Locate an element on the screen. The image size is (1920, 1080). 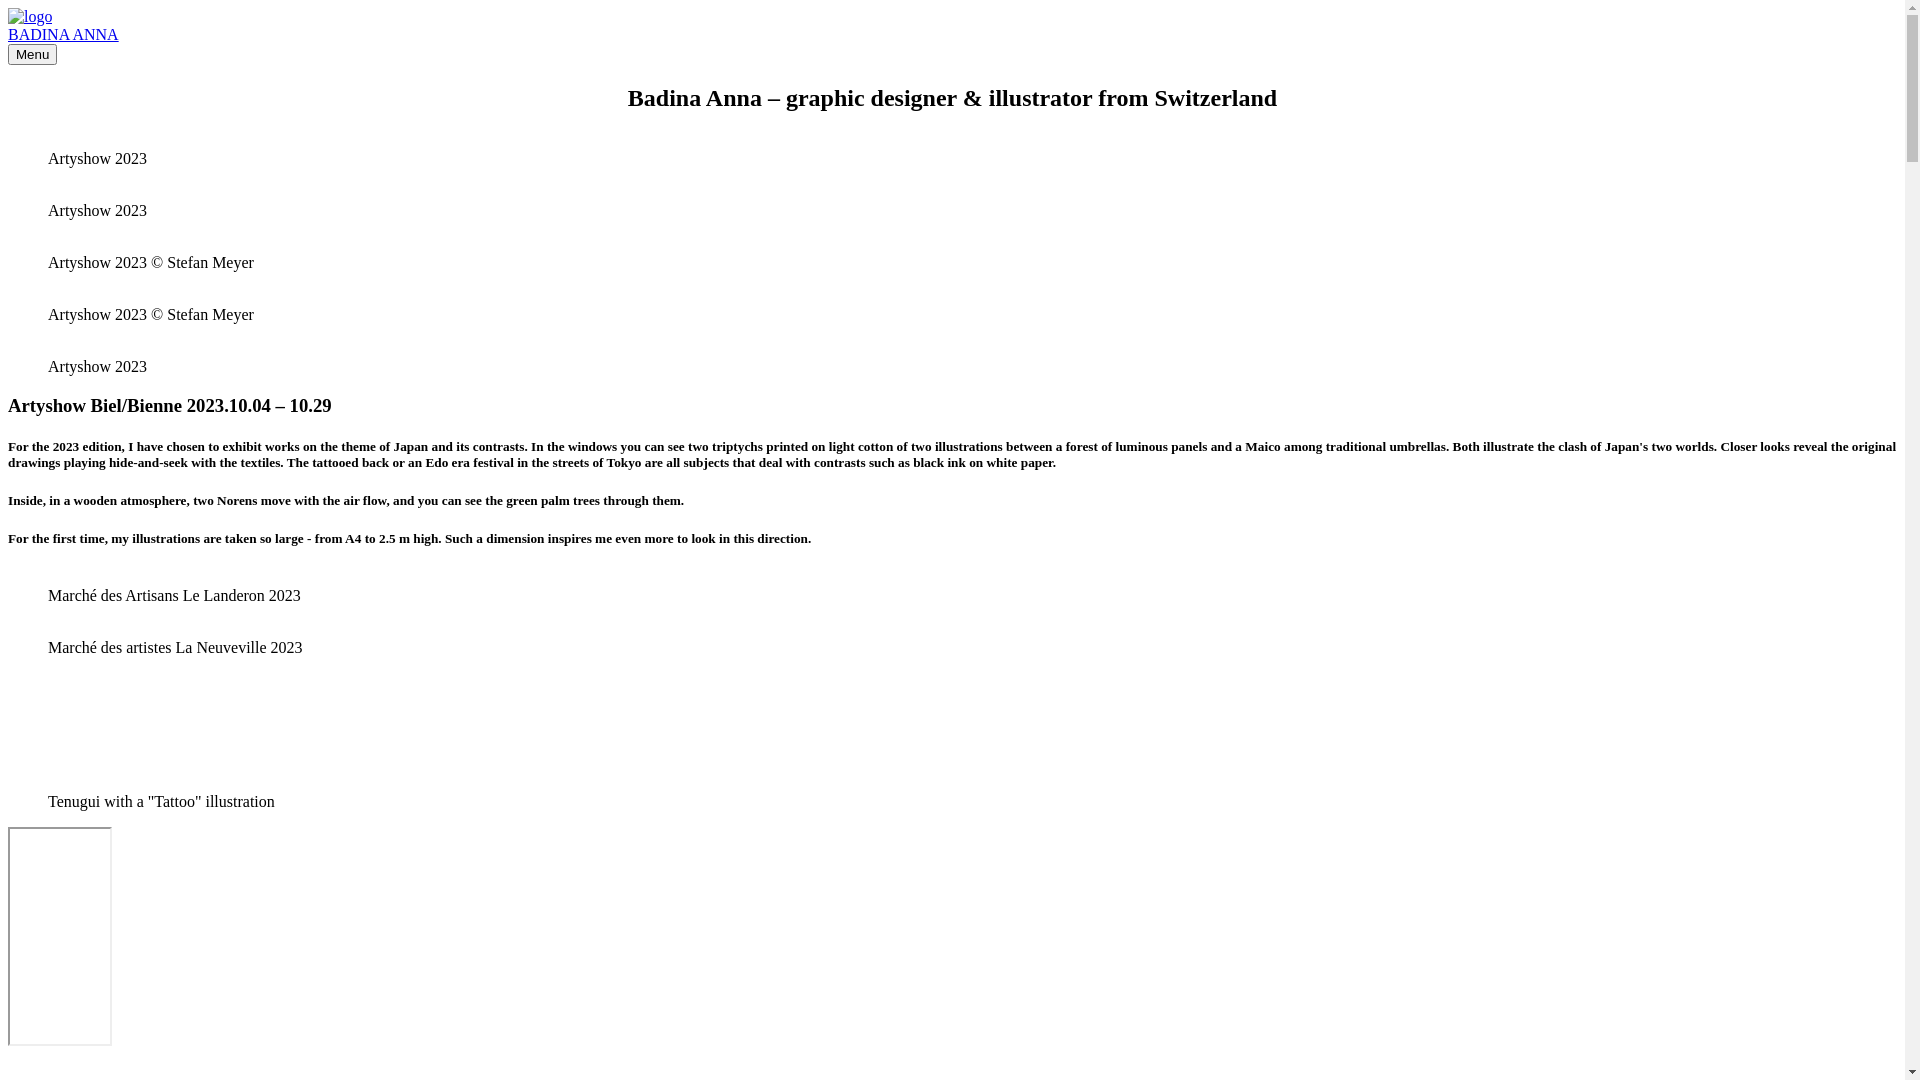
'BADINA ANNA' is located at coordinates (63, 34).